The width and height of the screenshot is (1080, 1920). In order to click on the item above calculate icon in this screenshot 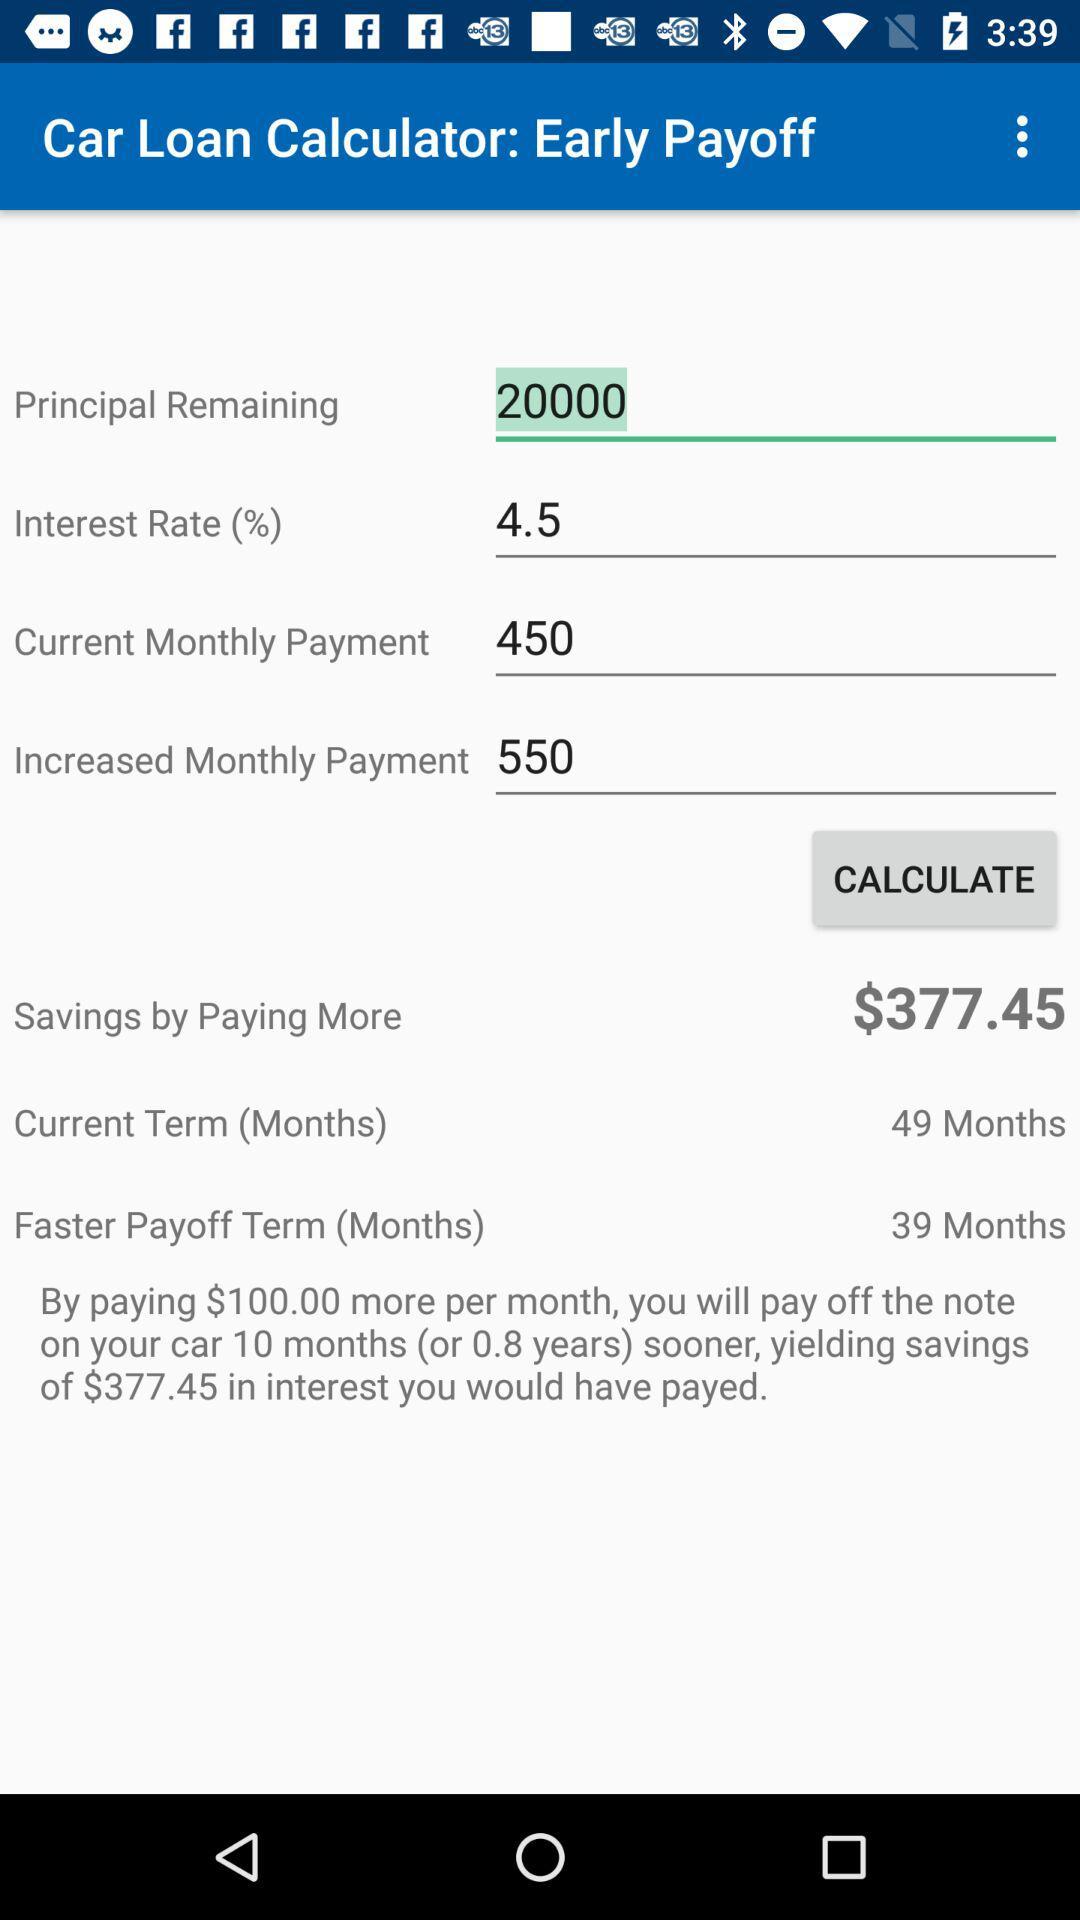, I will do `click(774, 754)`.